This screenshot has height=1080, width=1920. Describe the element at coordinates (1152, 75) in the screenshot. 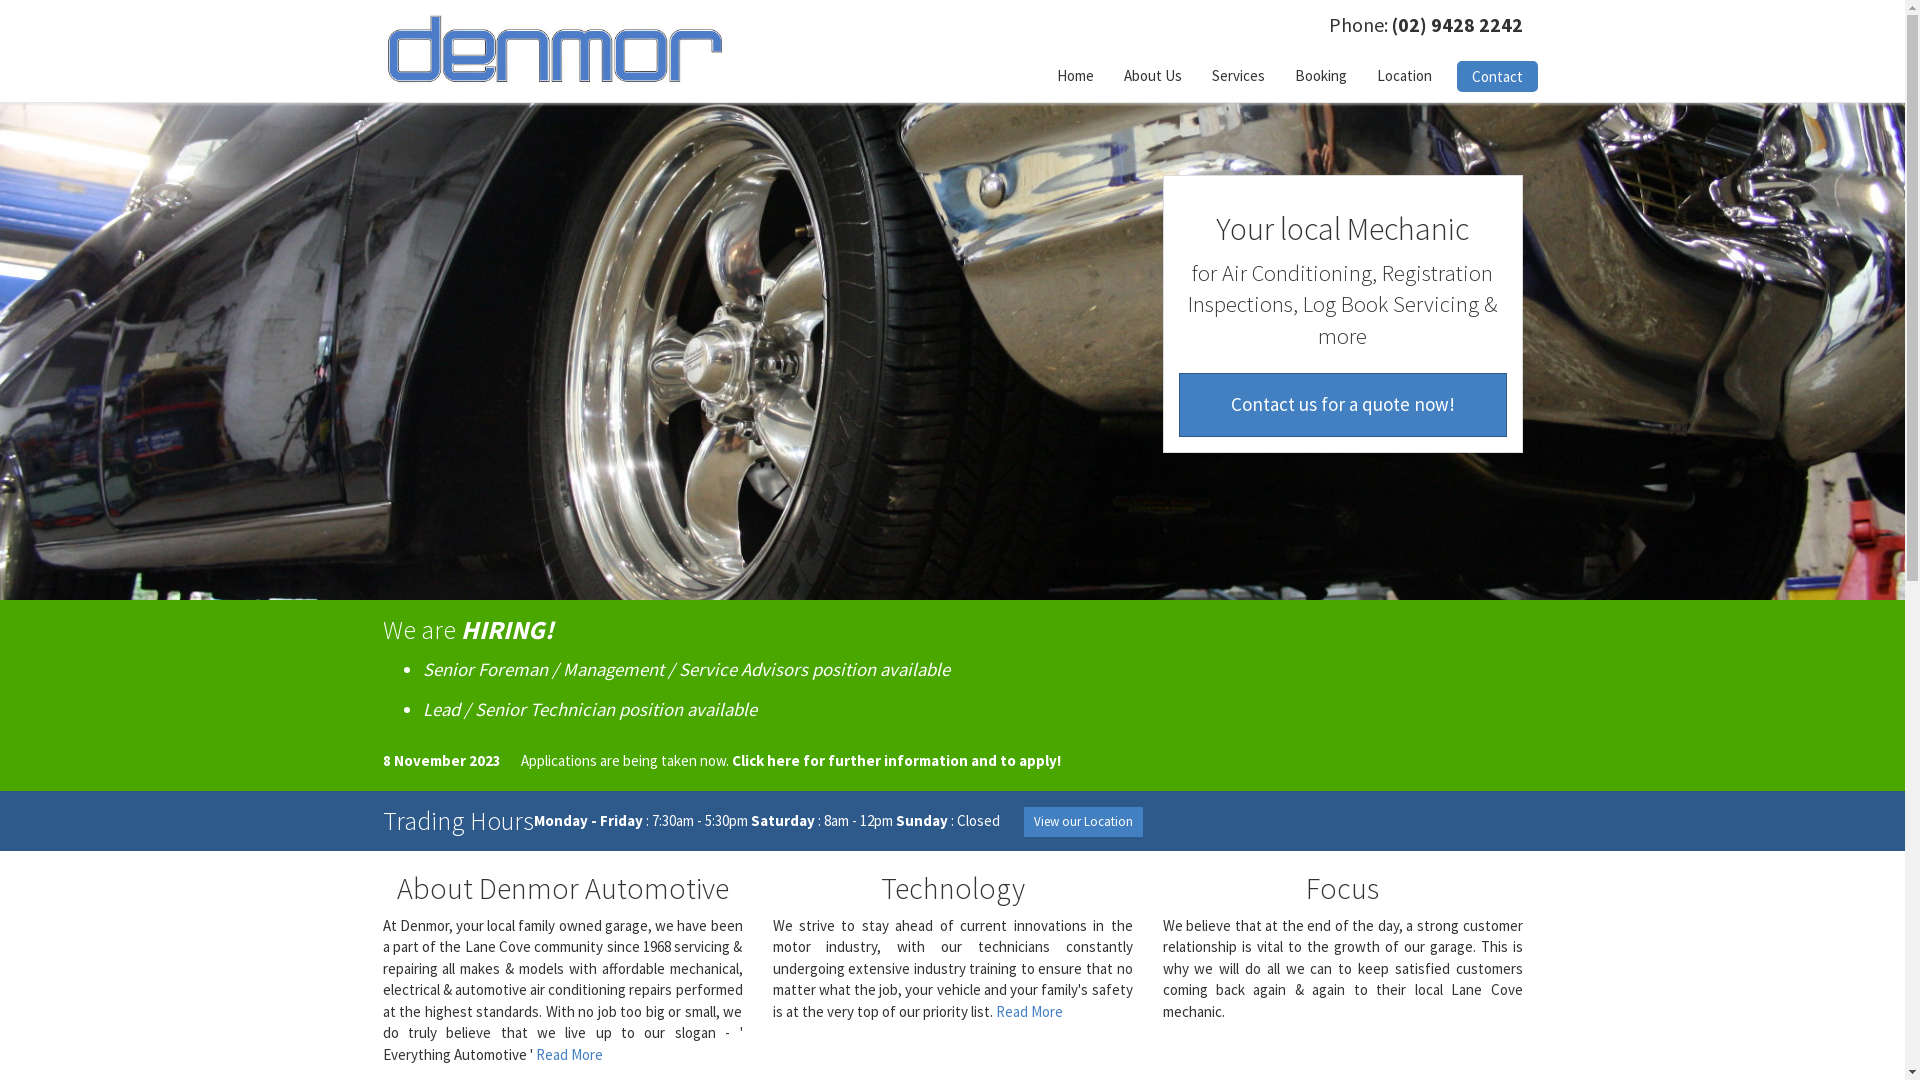

I see `'About Us'` at that location.